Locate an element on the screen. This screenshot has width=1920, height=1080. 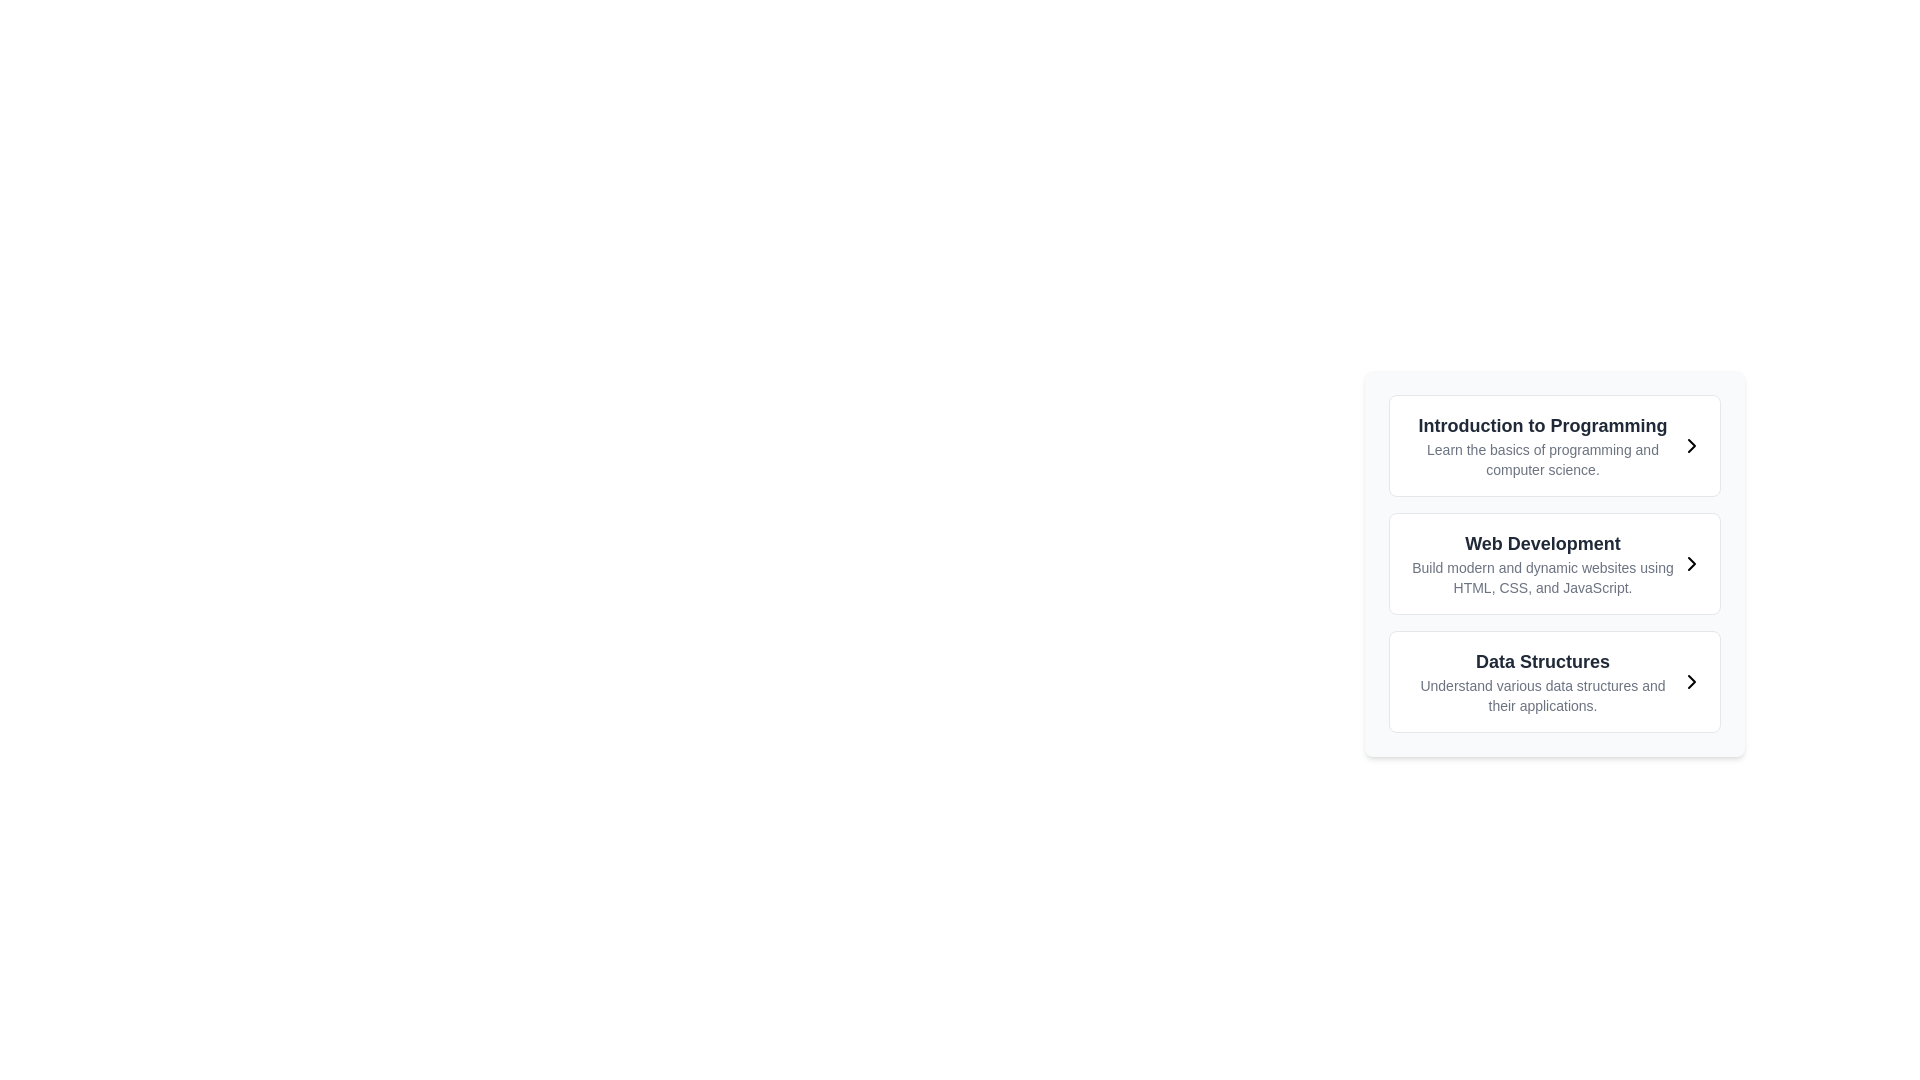
the list item titled 'Data Structures' is located at coordinates (1554, 681).